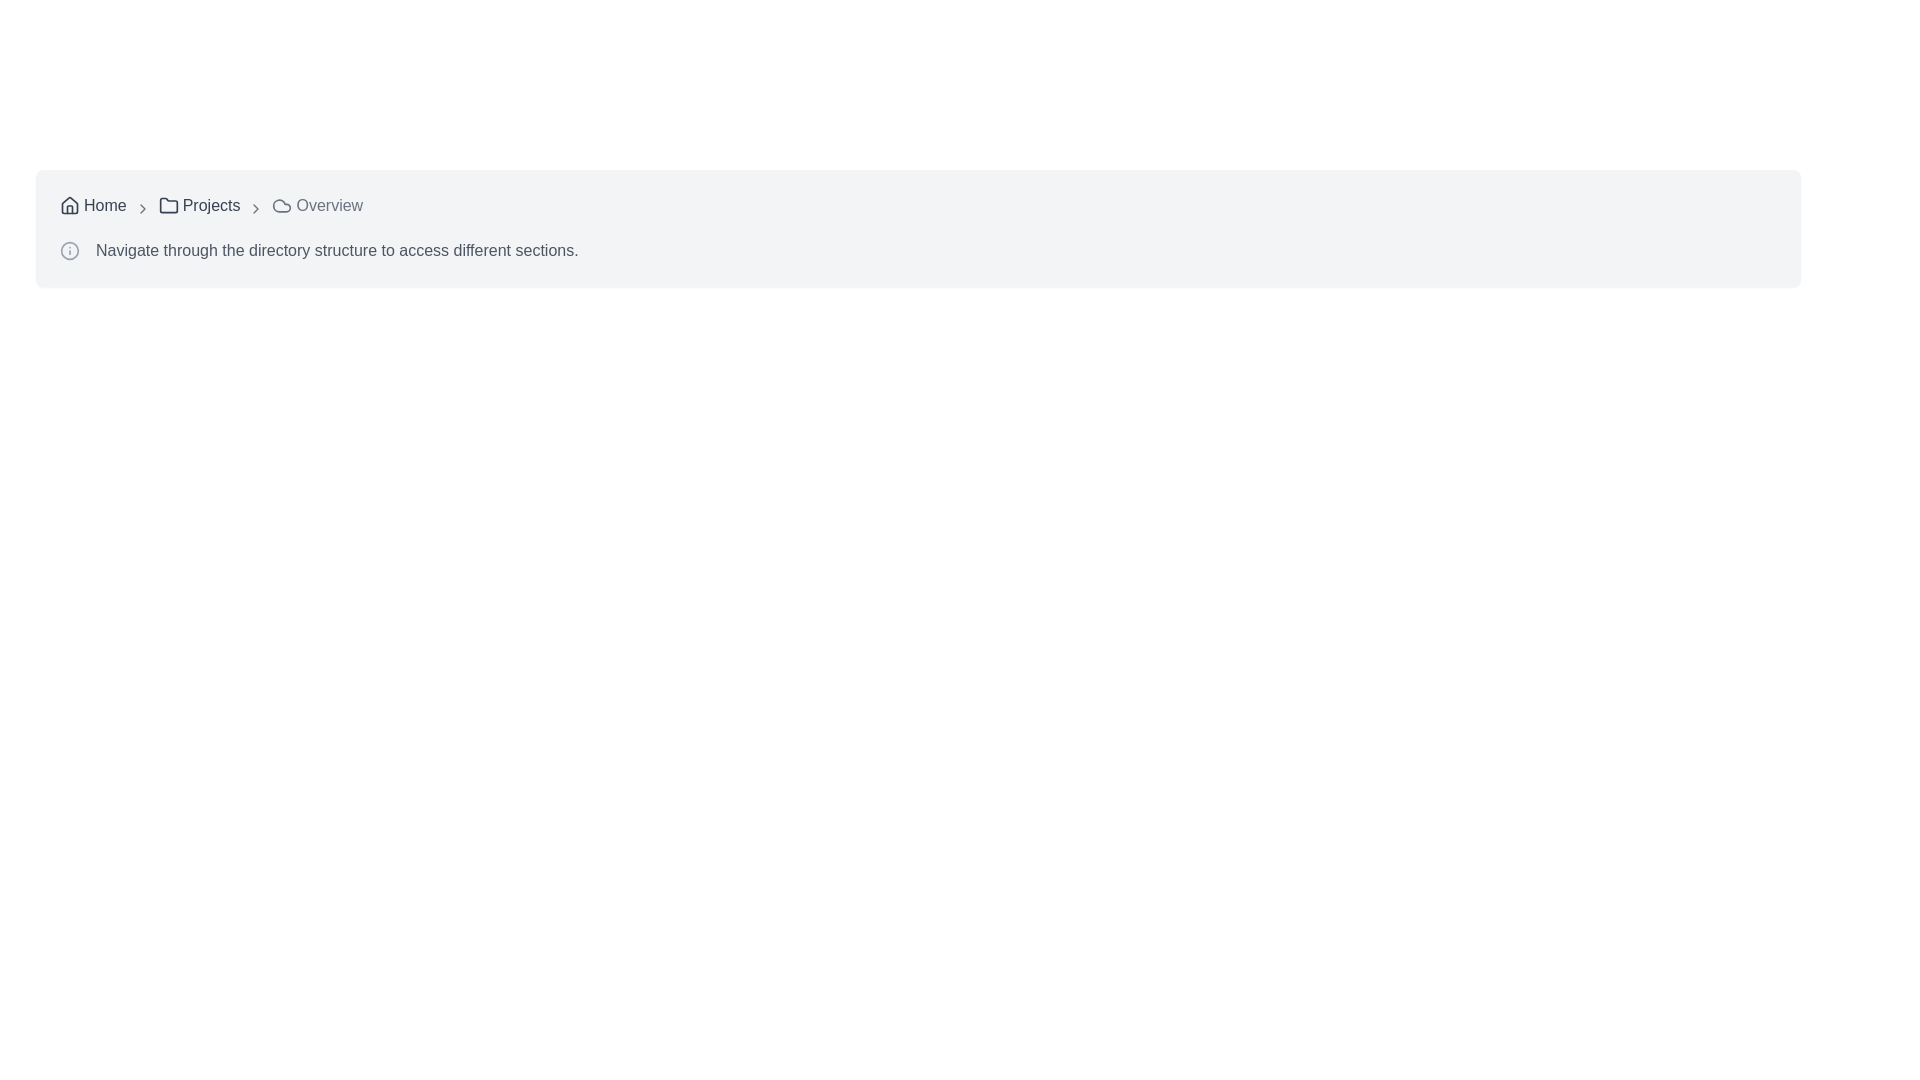  Describe the element at coordinates (199, 208) in the screenshot. I see `the second item in the breadcrumb navigation bar` at that location.